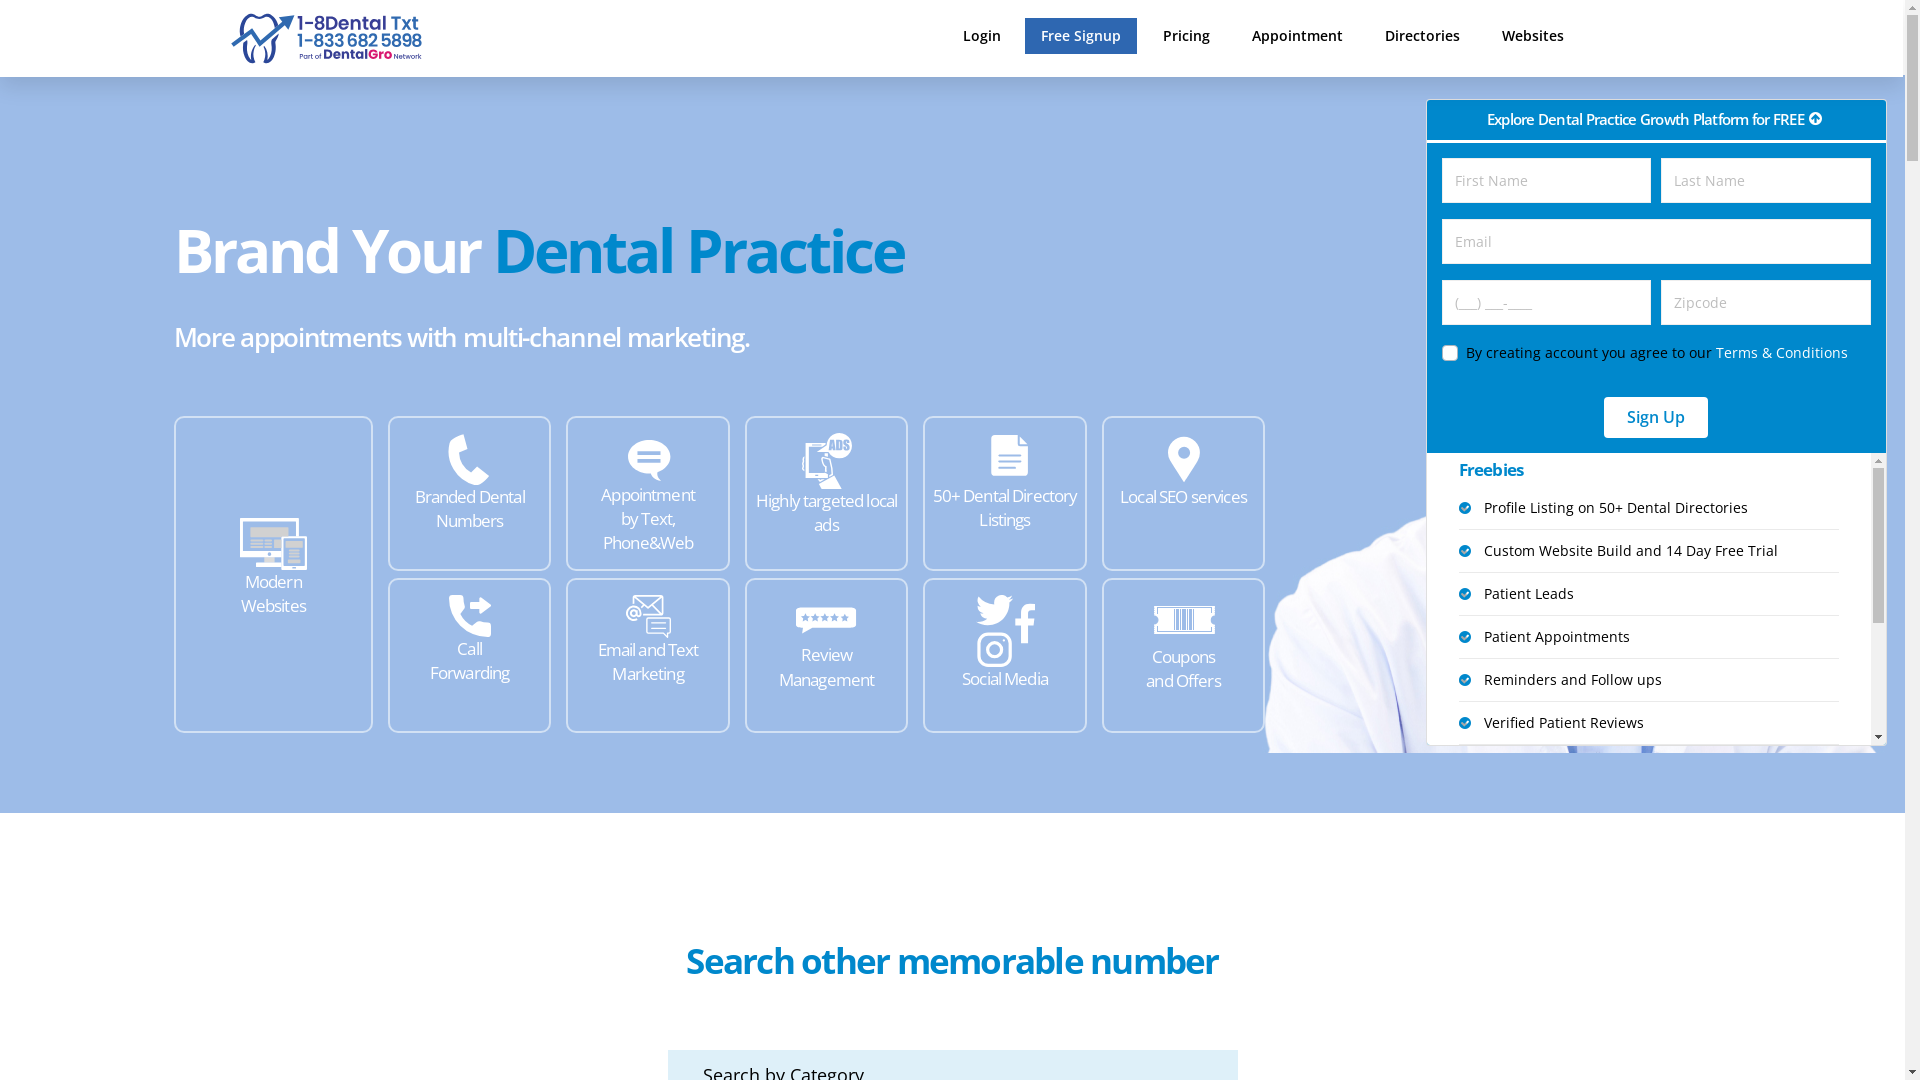 This screenshot has height=1080, width=1920. What do you see at coordinates (272, 574) in the screenshot?
I see `'Modern` at bounding box center [272, 574].